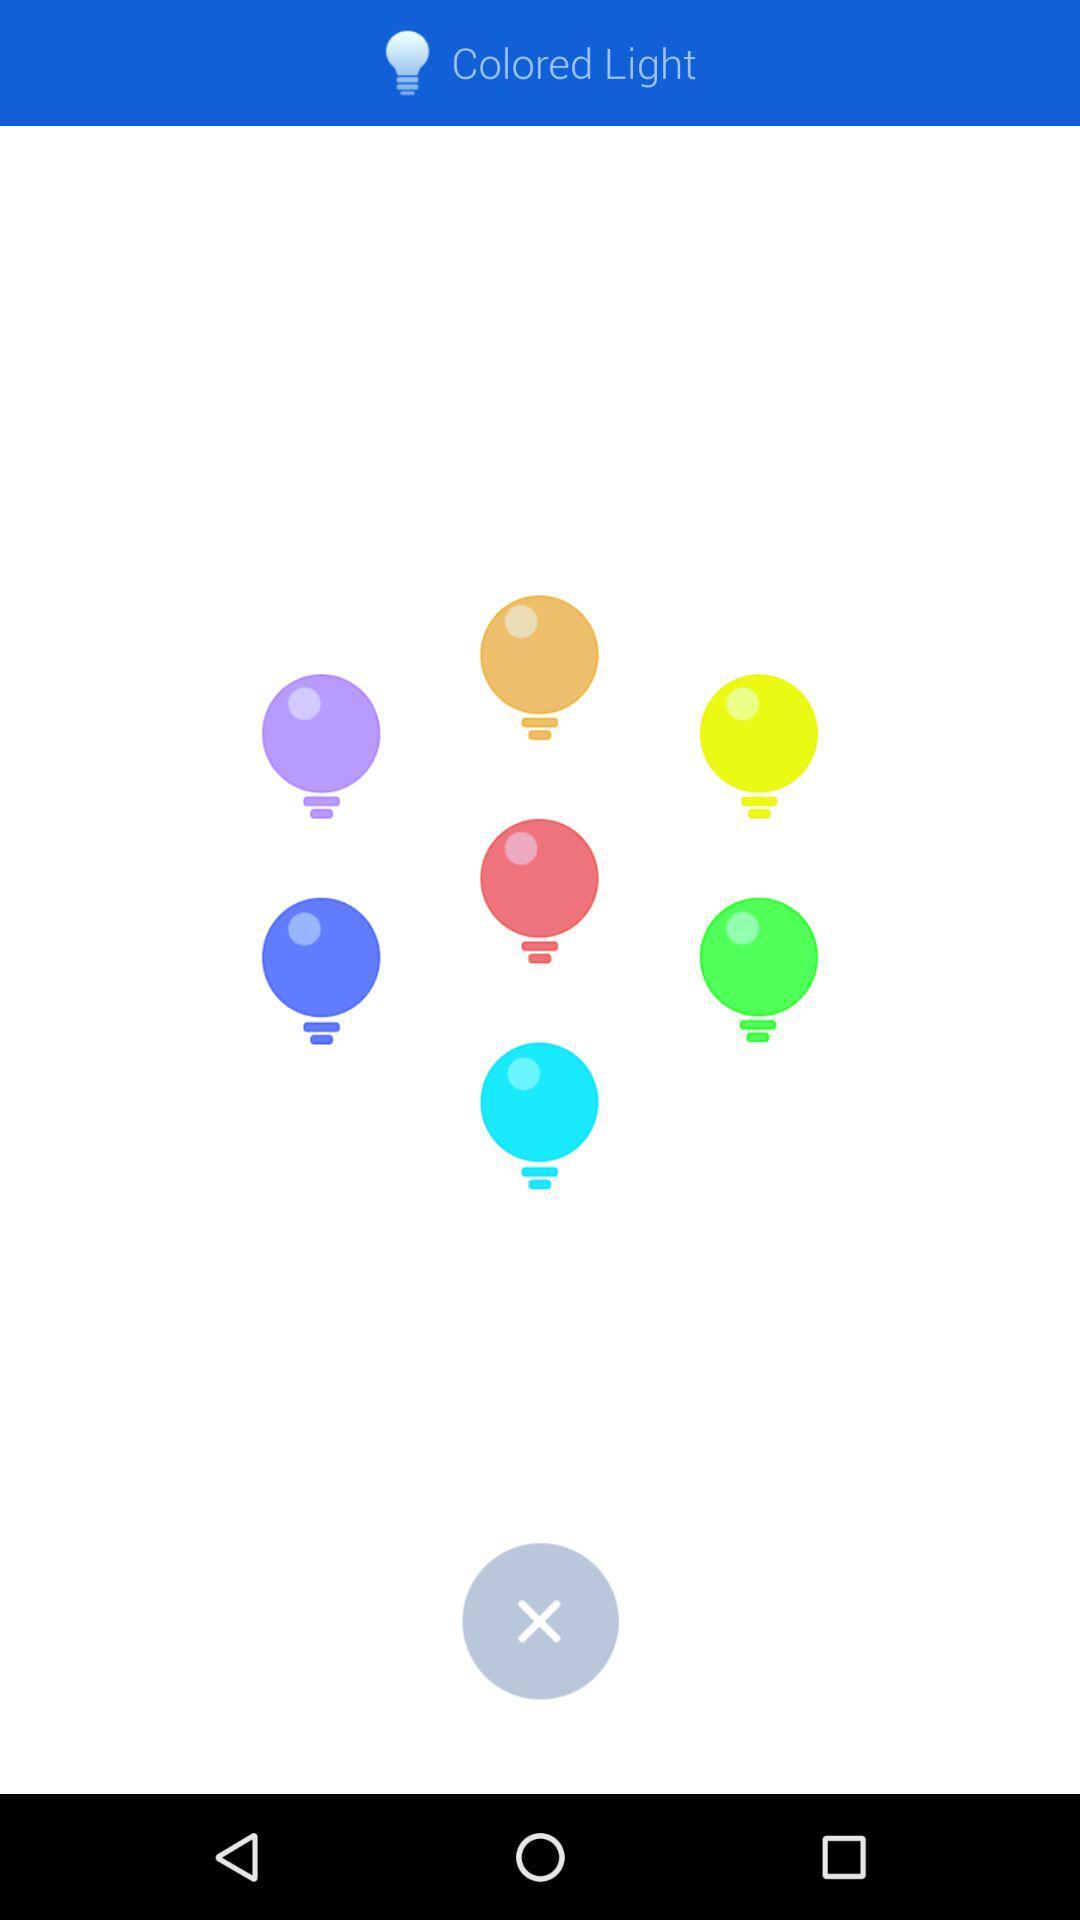 The image size is (1080, 1920). Describe the element at coordinates (320, 746) in the screenshot. I see `choose purple light` at that location.